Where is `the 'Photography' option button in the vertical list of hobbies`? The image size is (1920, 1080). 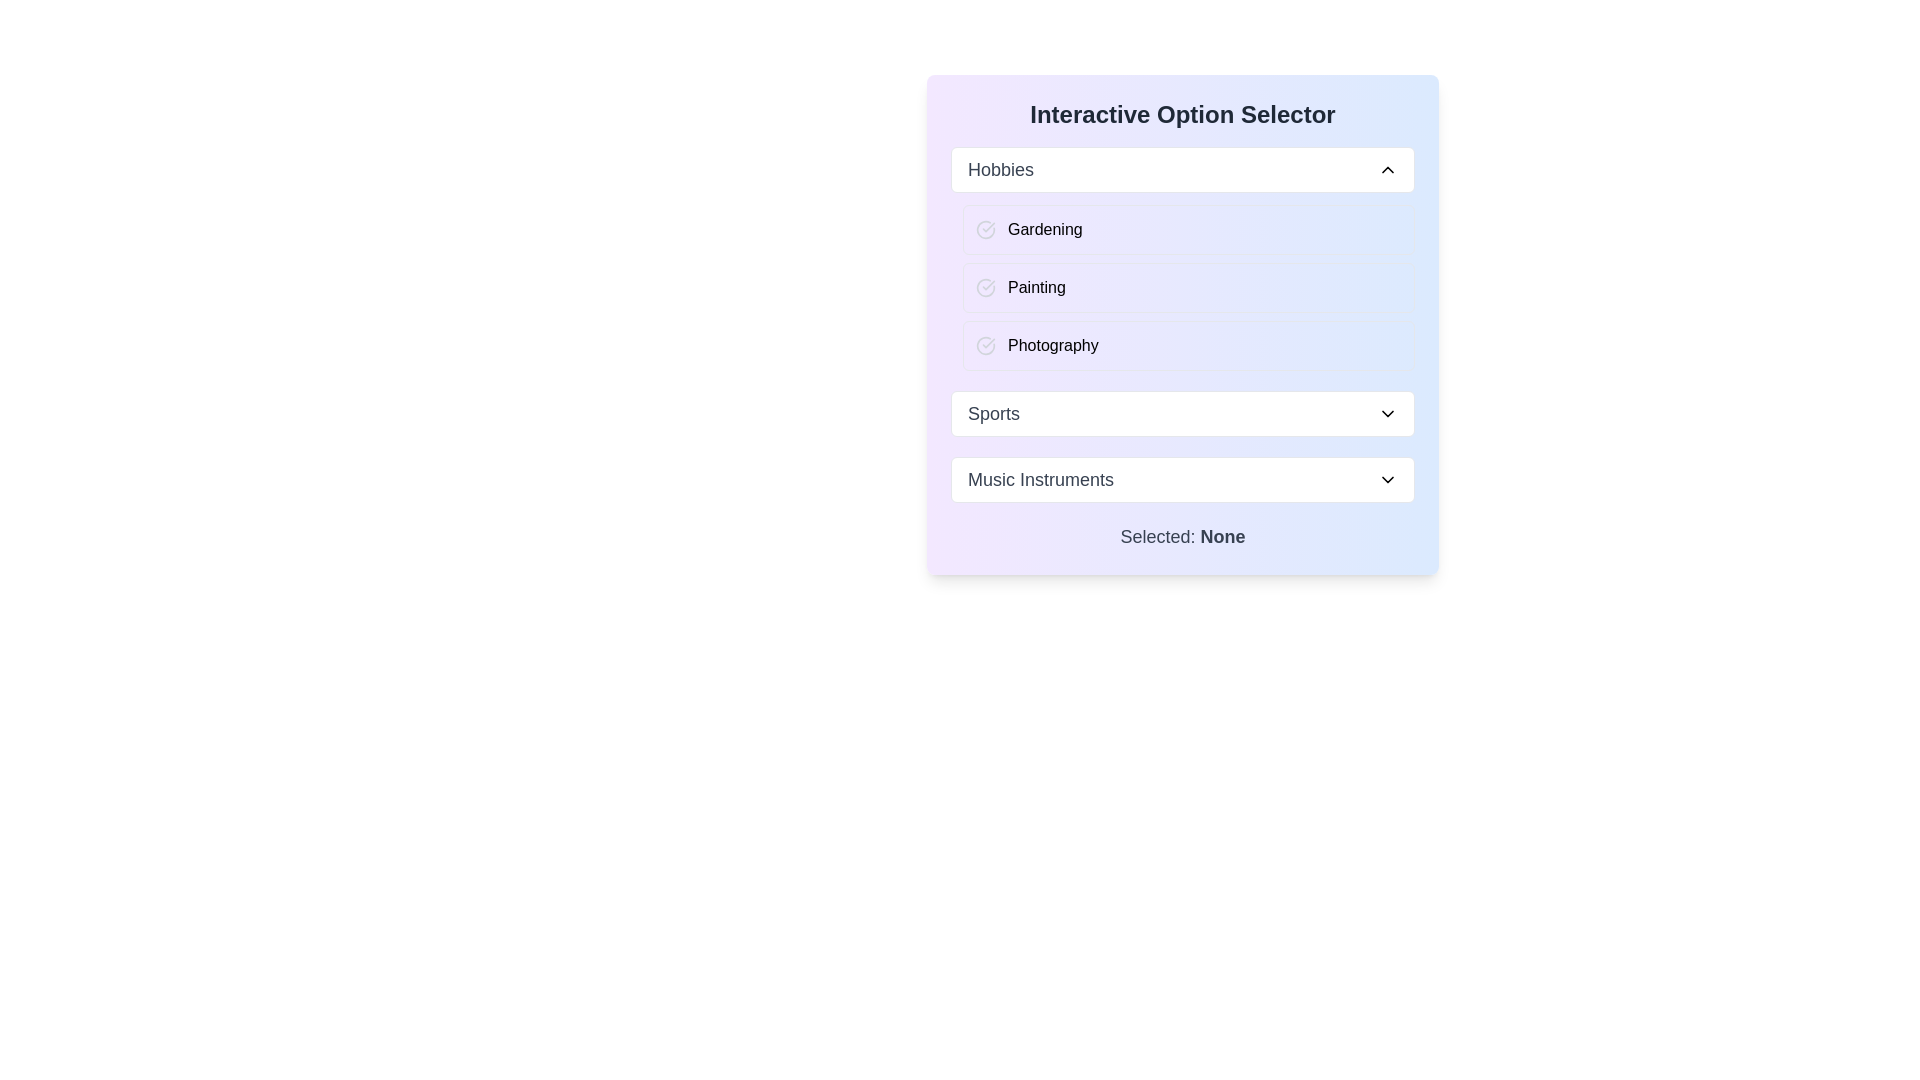
the 'Photography' option button in the vertical list of hobbies is located at coordinates (1189, 345).